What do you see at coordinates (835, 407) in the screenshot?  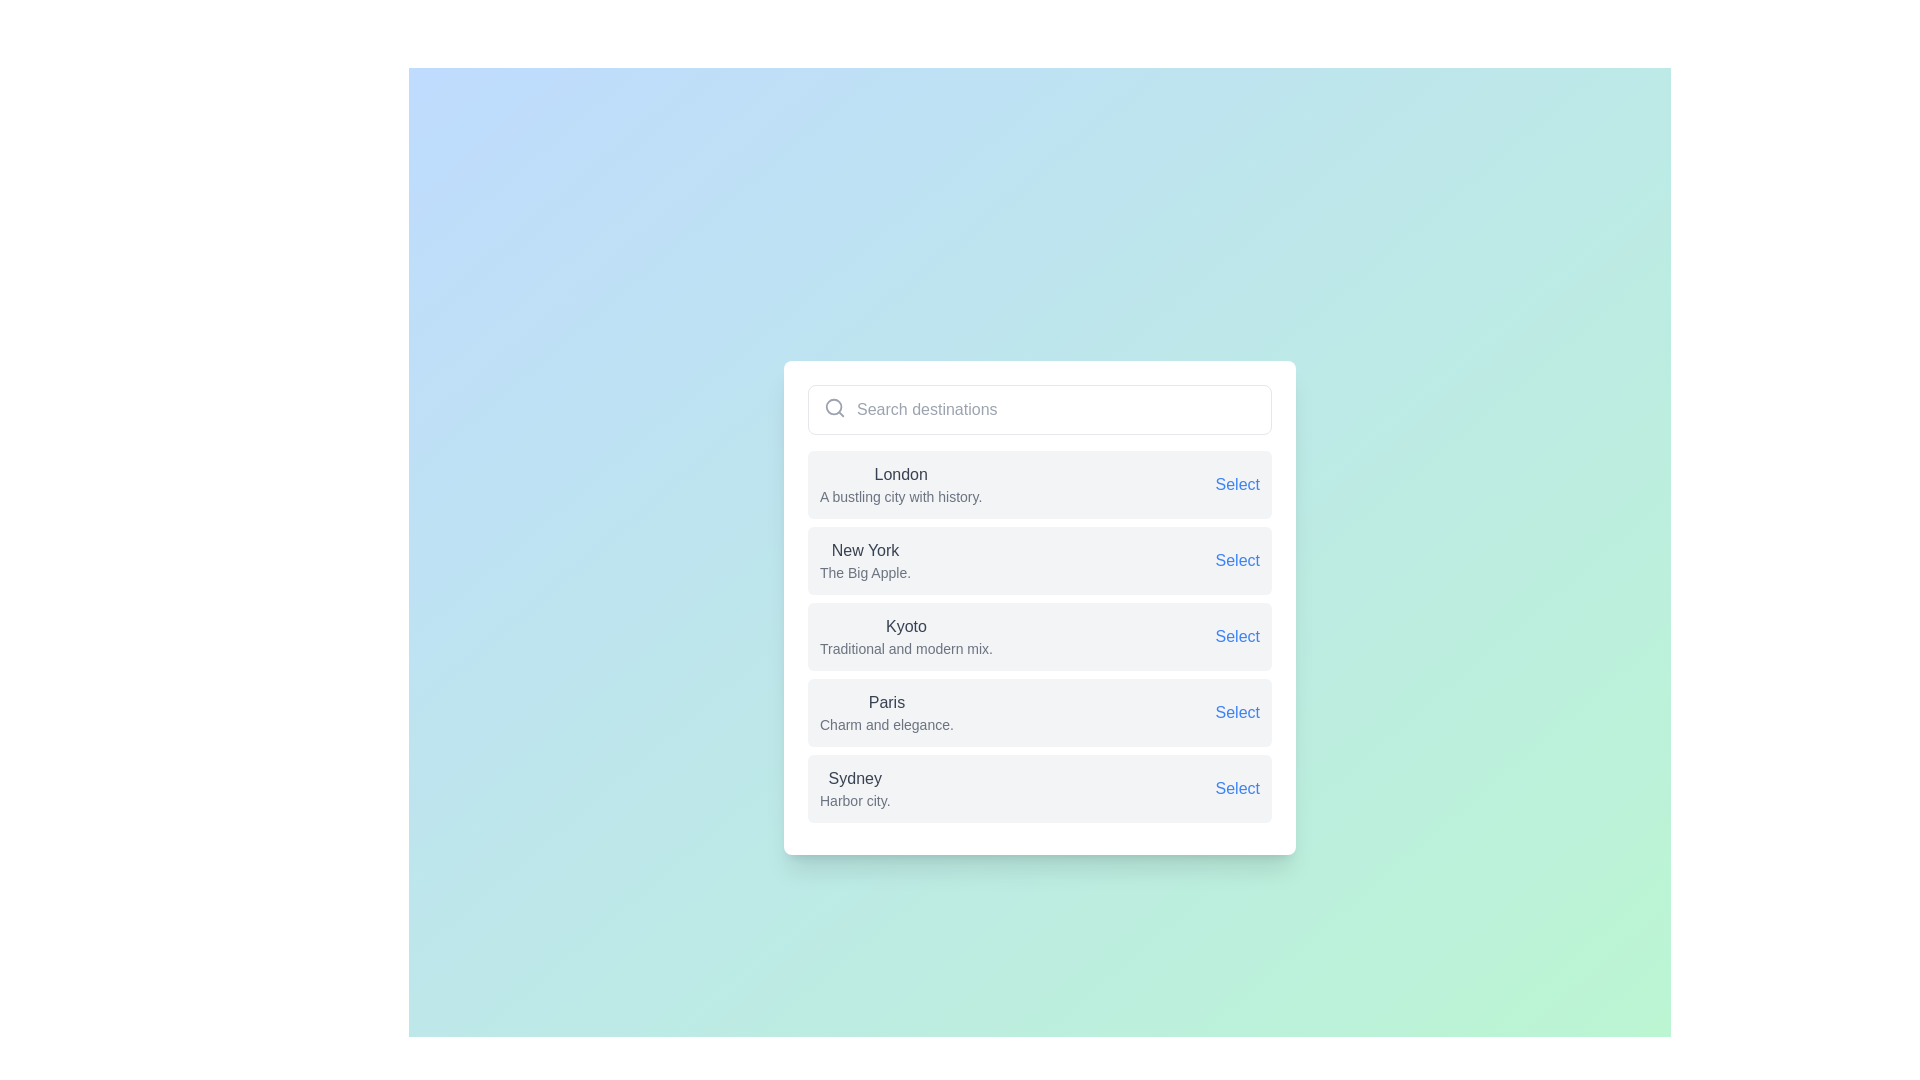 I see `the search icon located at the top-left inside the search input field, which visually indicates the search functionality` at bounding box center [835, 407].